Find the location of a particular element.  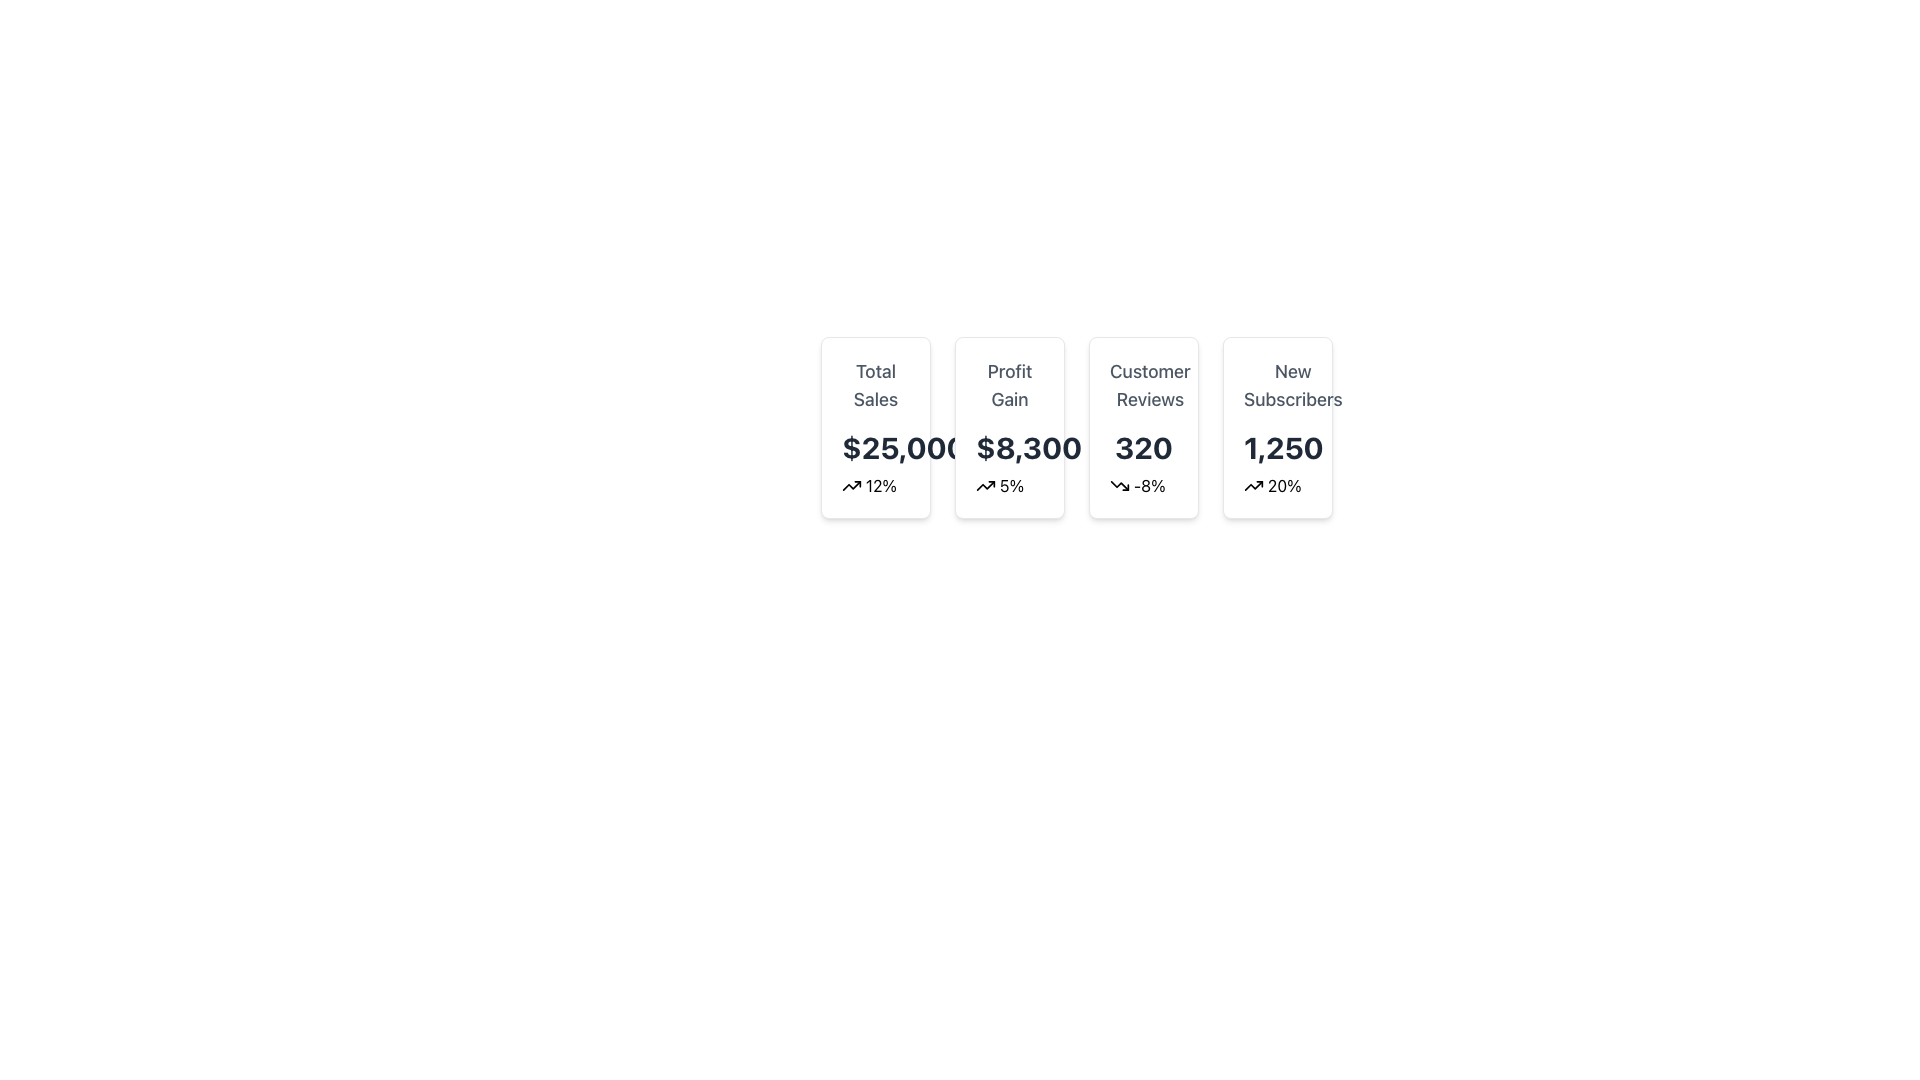

the 'New Subscribers' text label located in the upper-center of the fourth card to associate it with the underlying data is located at coordinates (1293, 385).